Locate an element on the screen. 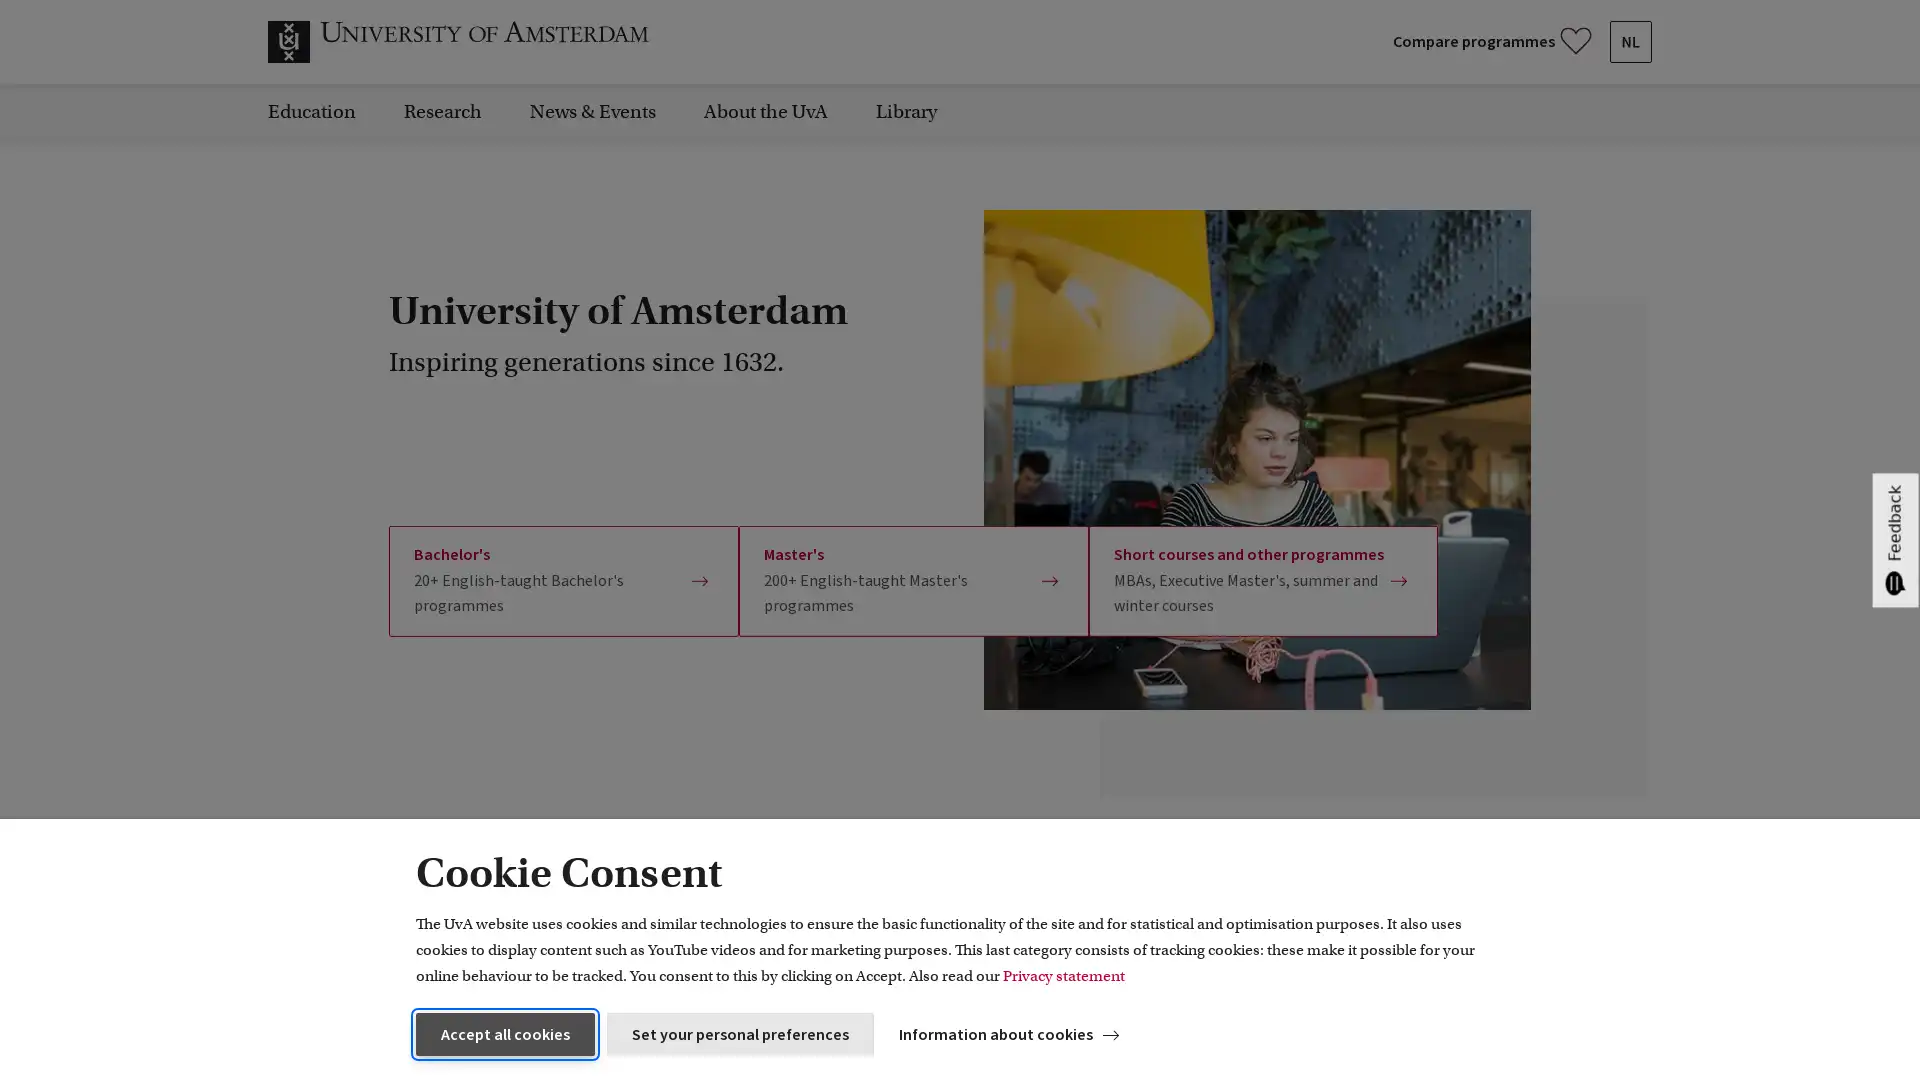 The width and height of the screenshot is (1920, 1080). Compare your favourite programmes is located at coordinates (1488, 42).